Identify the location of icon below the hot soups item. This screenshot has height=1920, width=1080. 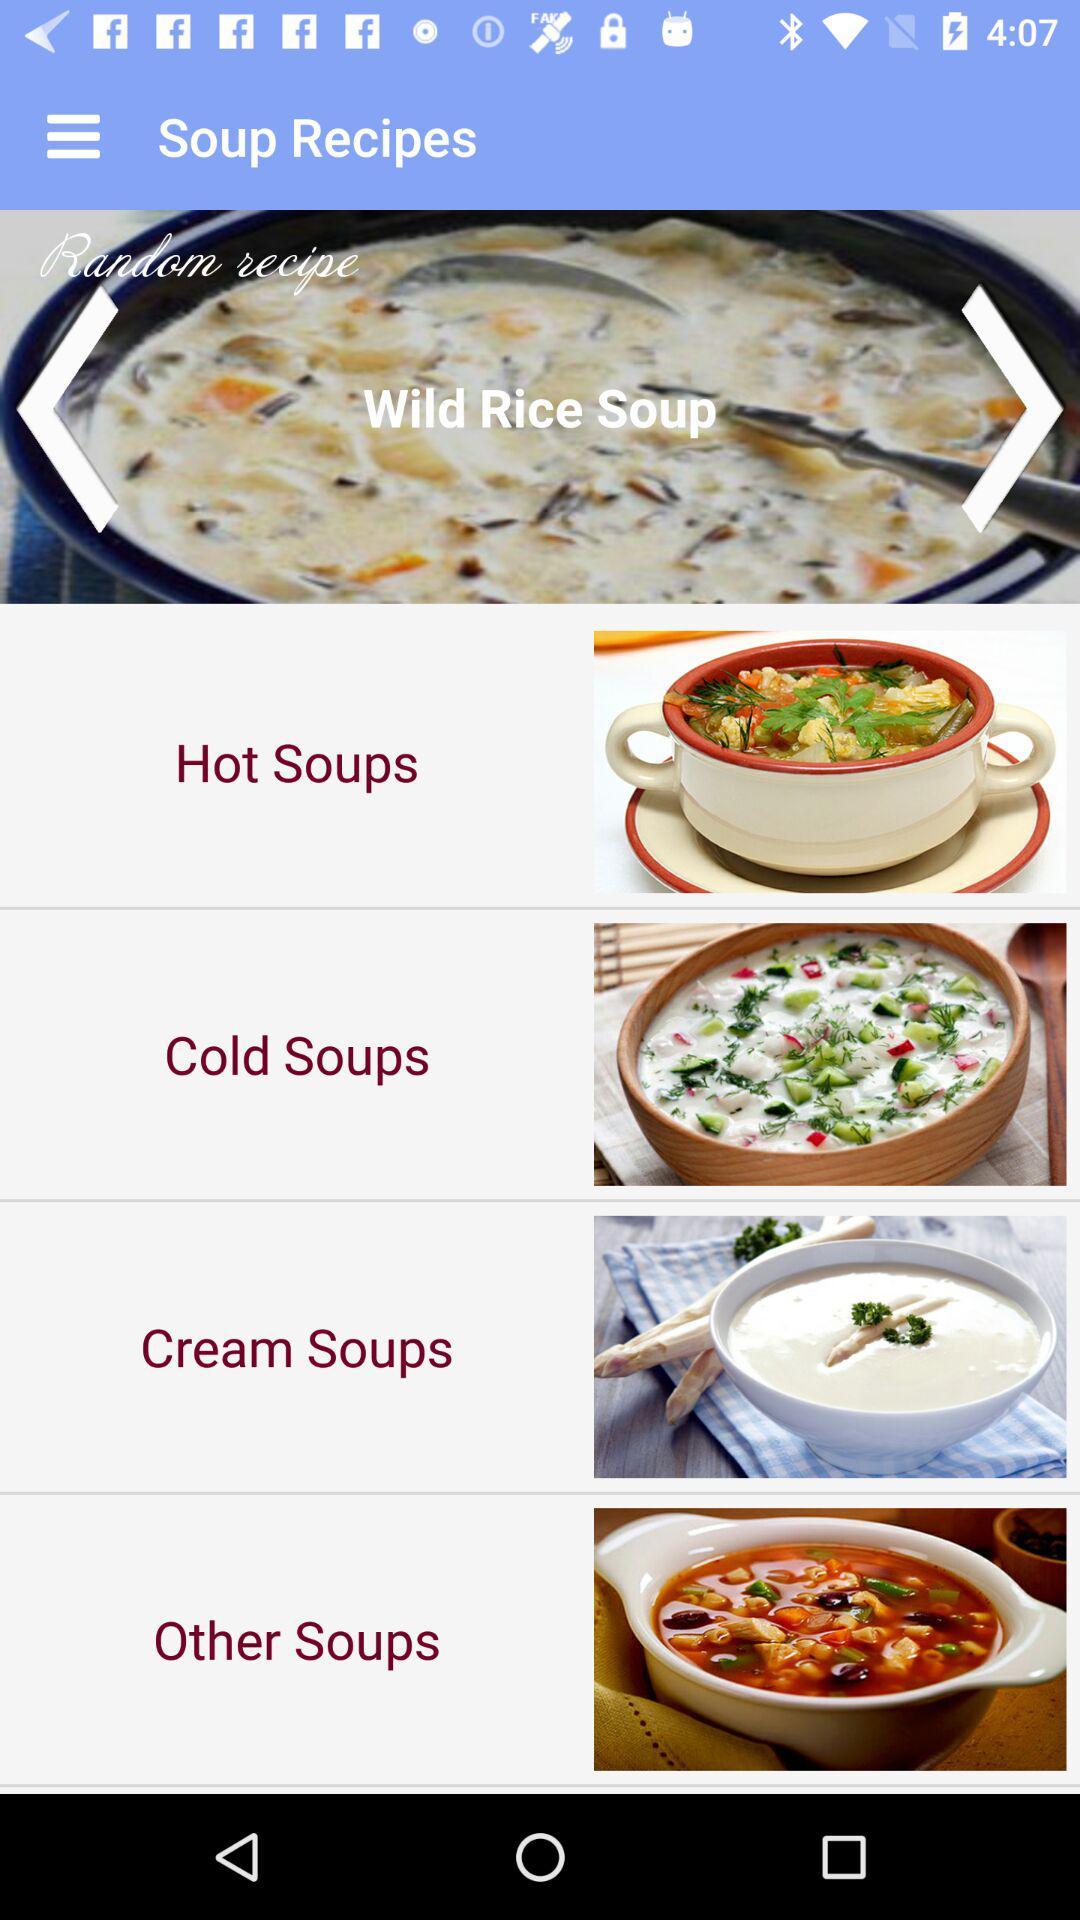
(297, 1053).